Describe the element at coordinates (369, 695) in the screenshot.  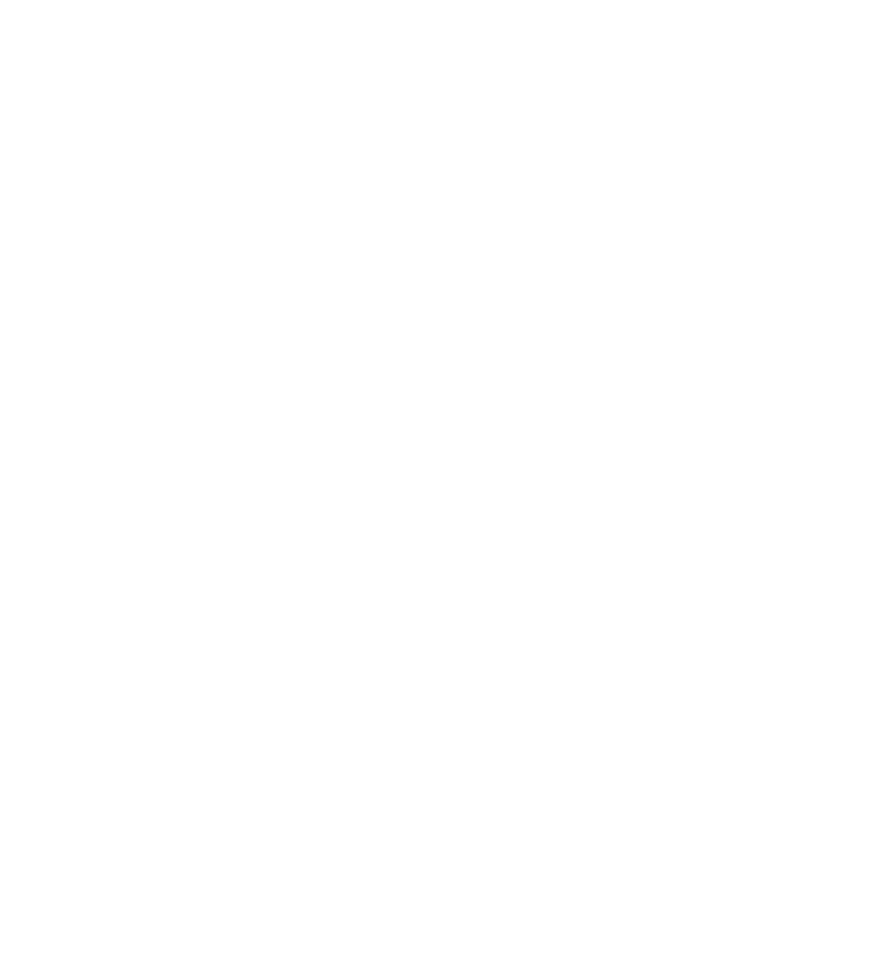
I see `'4'` at that location.